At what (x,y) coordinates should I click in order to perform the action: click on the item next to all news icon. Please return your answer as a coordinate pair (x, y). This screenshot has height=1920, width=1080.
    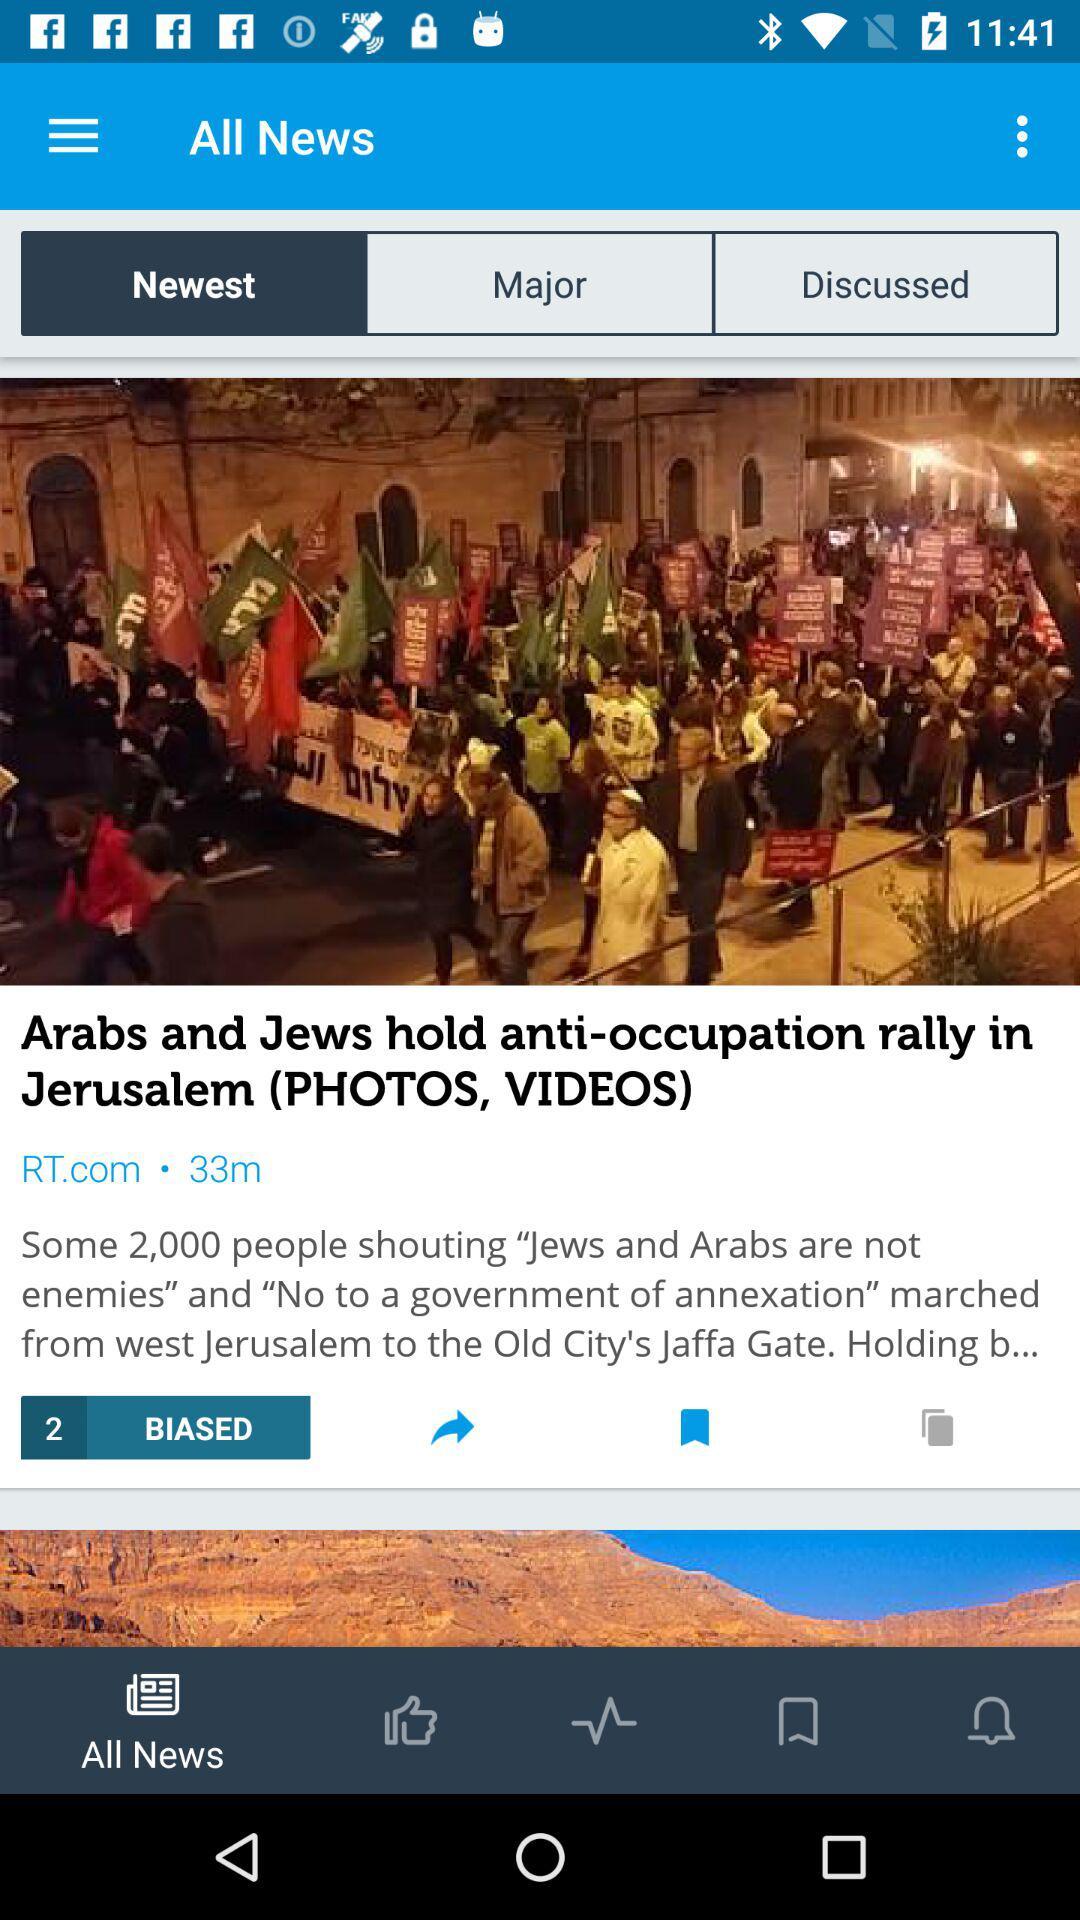
    Looking at the image, I should click on (72, 135).